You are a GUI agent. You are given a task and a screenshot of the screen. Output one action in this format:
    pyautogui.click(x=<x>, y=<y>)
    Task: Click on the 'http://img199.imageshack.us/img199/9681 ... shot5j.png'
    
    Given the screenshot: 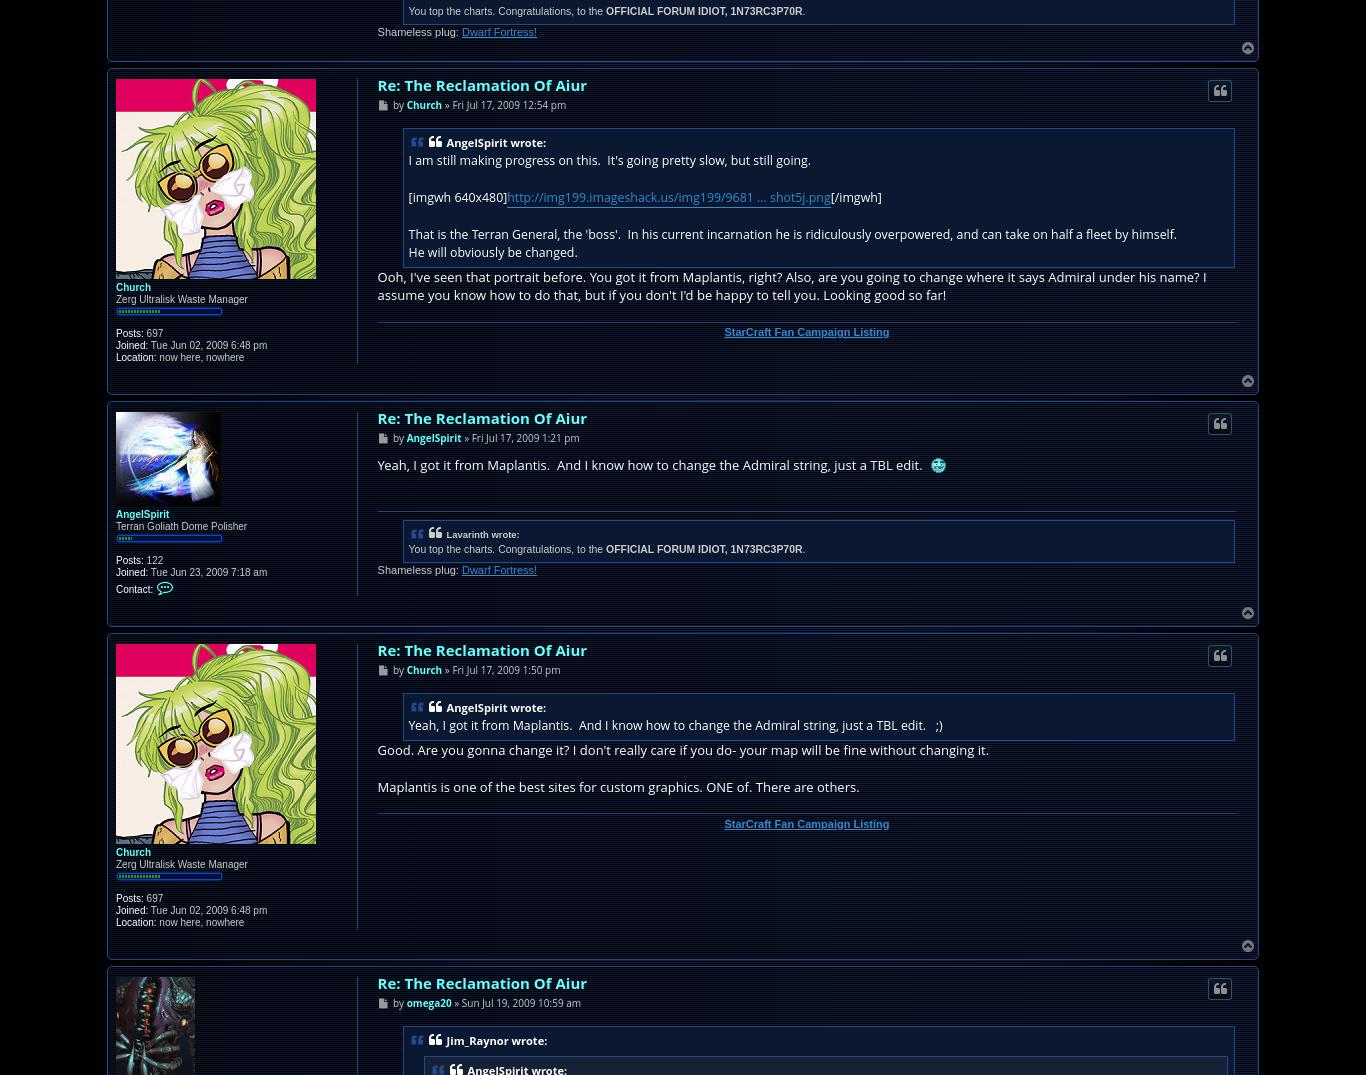 What is the action you would take?
    pyautogui.click(x=667, y=195)
    